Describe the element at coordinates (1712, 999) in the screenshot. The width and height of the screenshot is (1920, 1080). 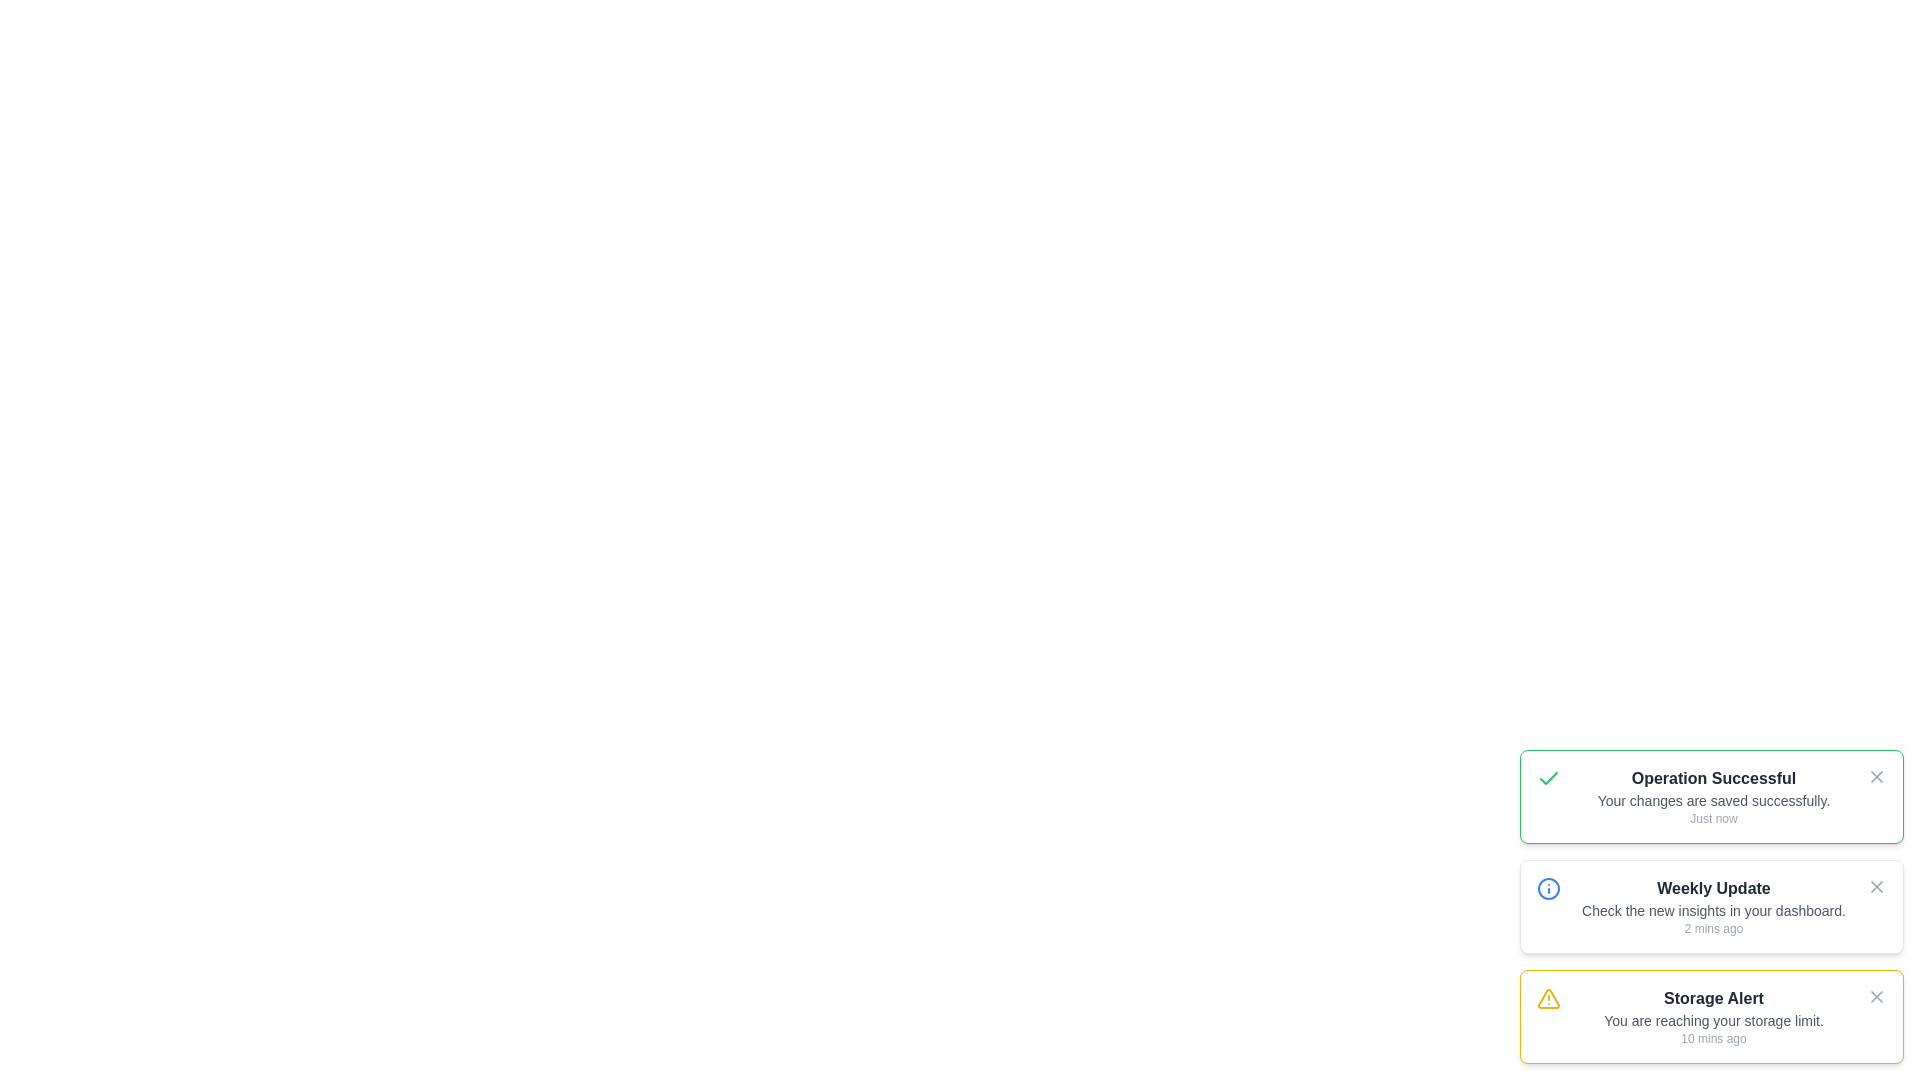
I see `the bold text label 'Storage Alert' located within the bottom-most rectangular notification card on the right side of the interface` at that location.